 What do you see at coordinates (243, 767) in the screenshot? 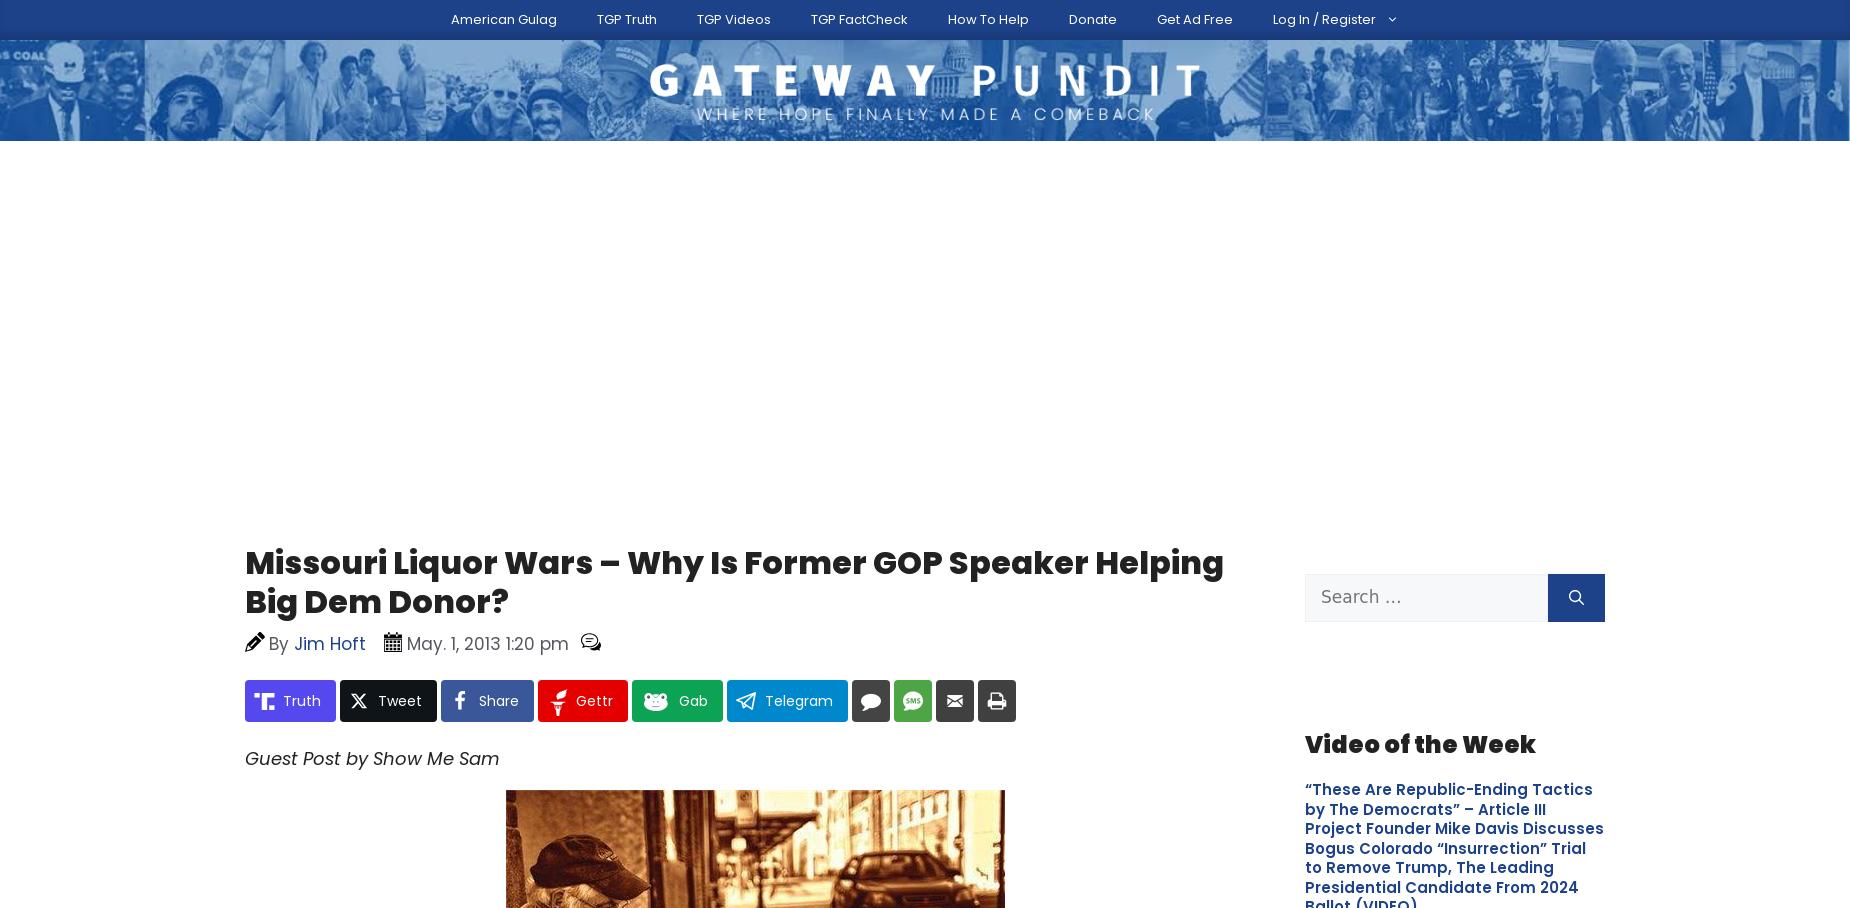
I see `'Submit additional information.'` at bounding box center [243, 767].